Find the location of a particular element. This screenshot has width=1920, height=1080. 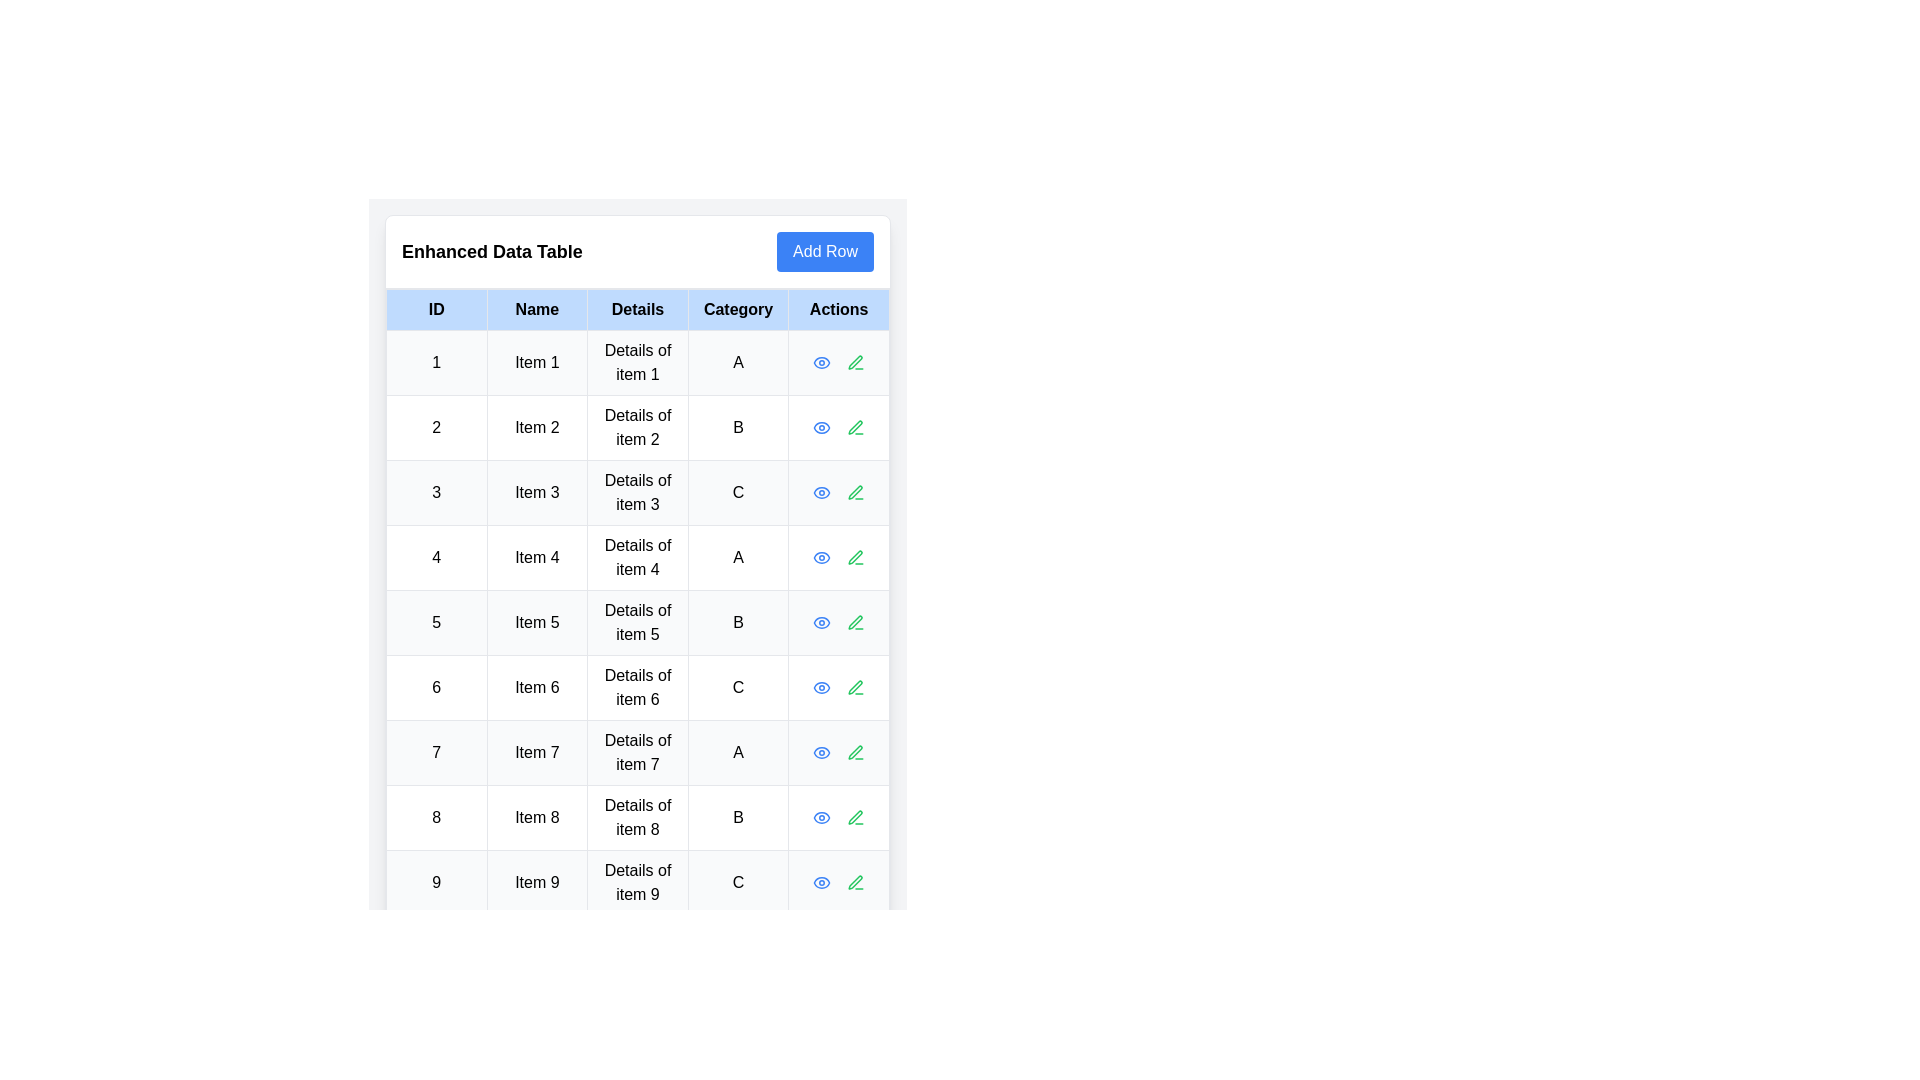

the table cell located in the third column of the ninth row, which displays detailed information associated with item 9 is located at coordinates (637, 882).